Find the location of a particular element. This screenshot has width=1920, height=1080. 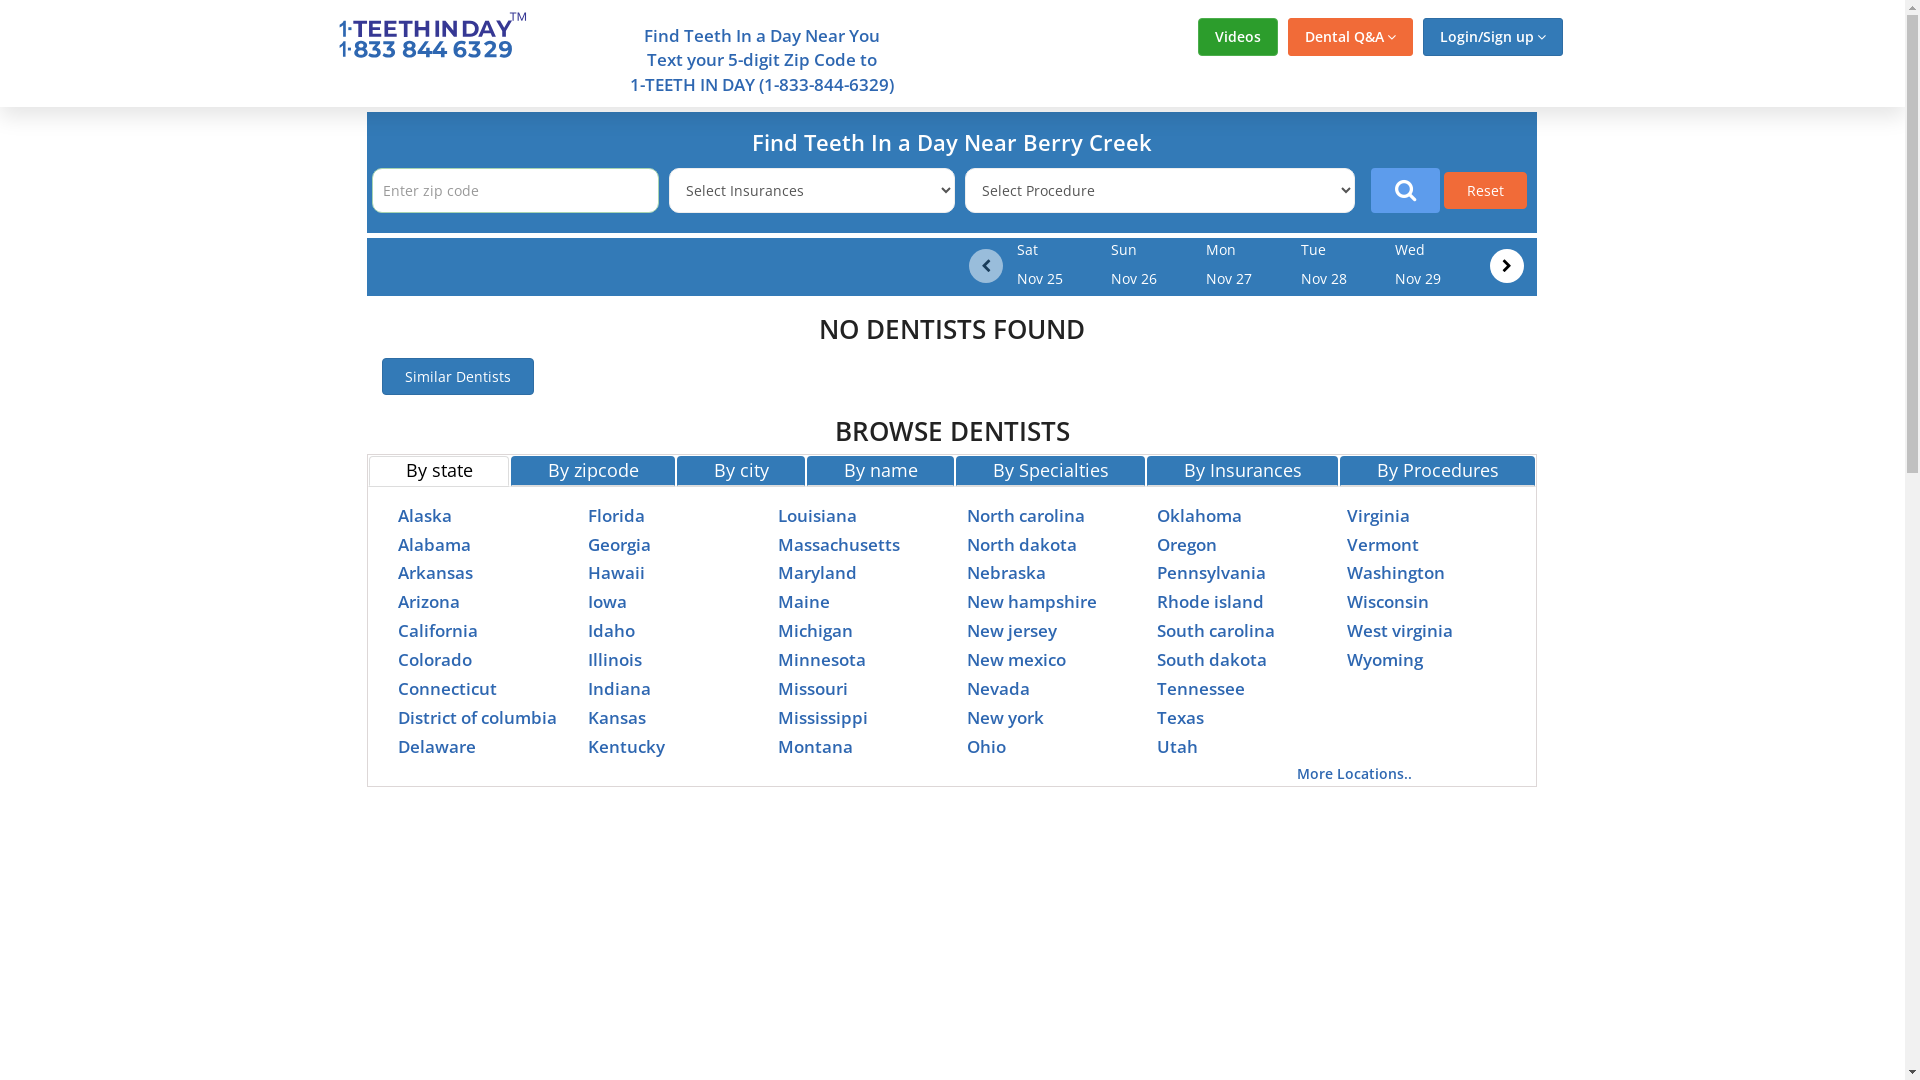

'Hawaii' is located at coordinates (615, 572).